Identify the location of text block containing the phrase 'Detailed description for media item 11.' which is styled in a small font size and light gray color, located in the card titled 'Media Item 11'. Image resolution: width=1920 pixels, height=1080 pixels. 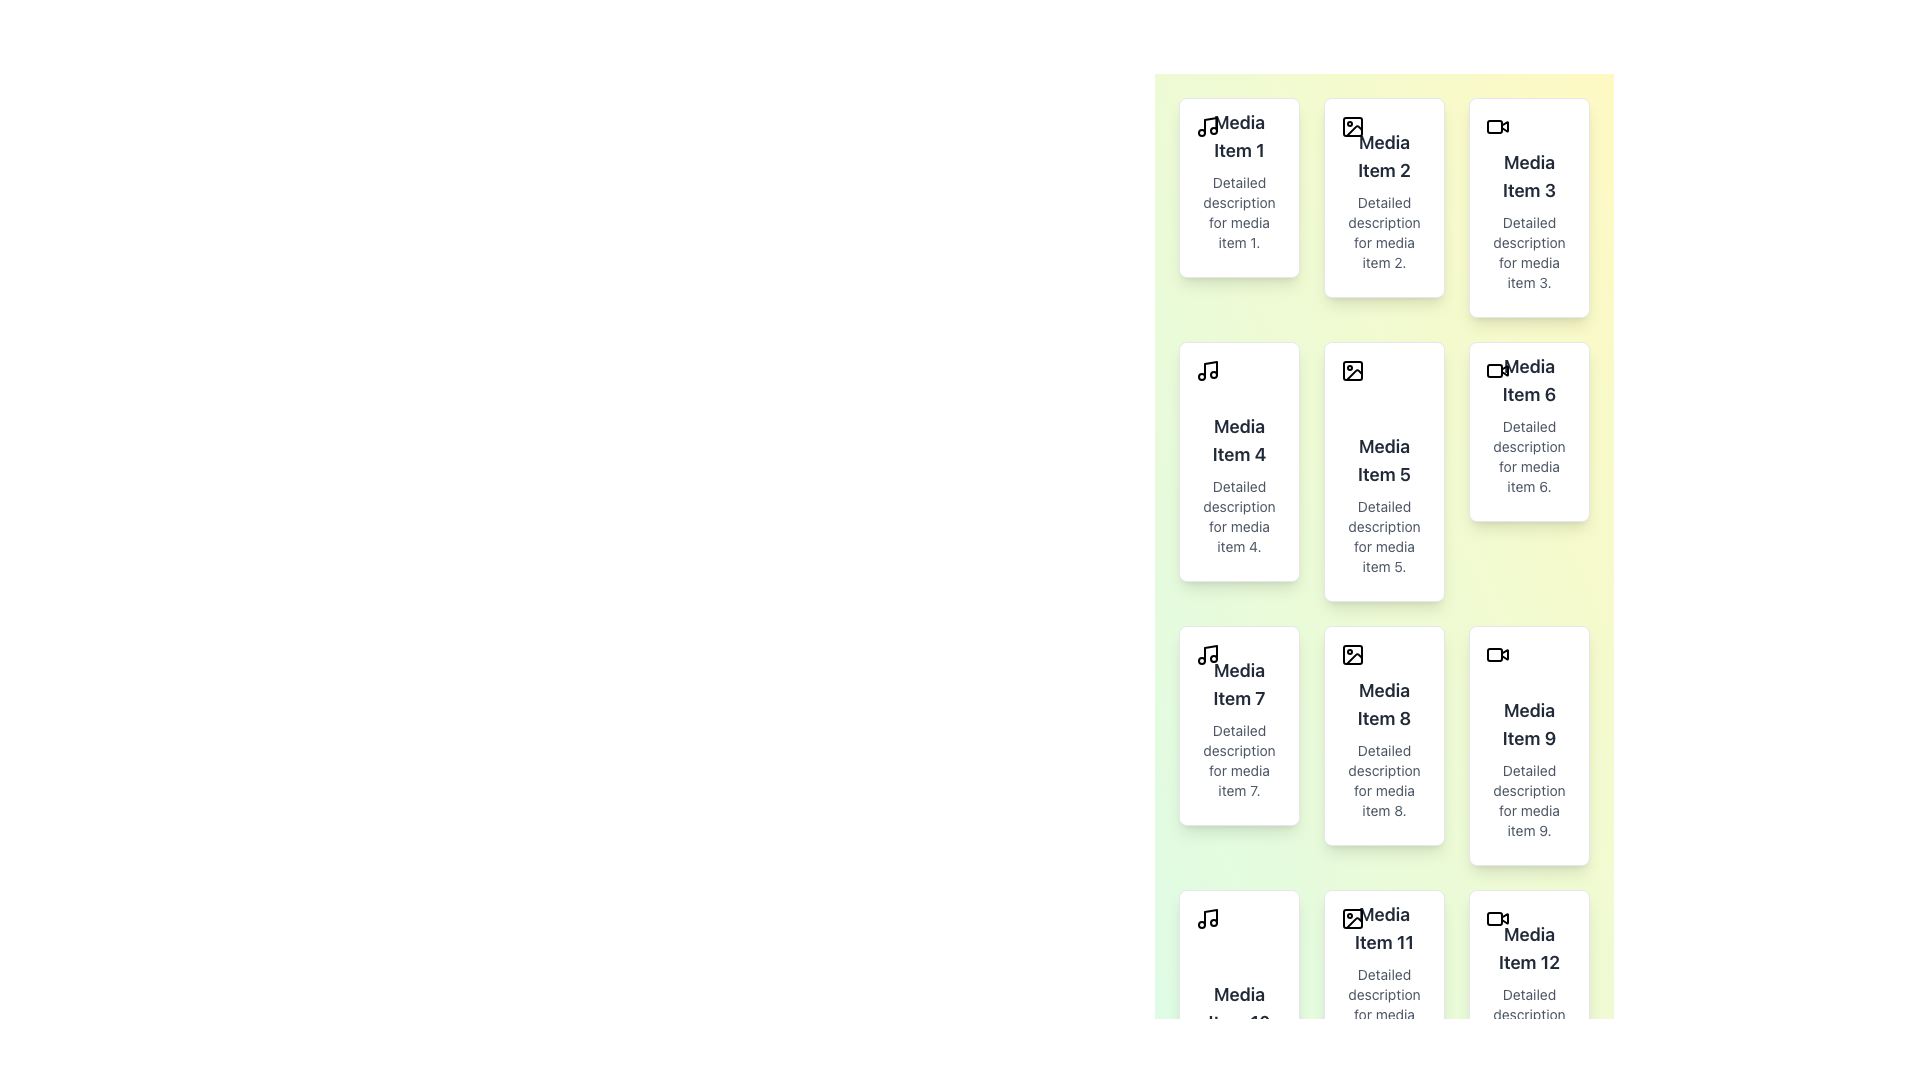
(1383, 1005).